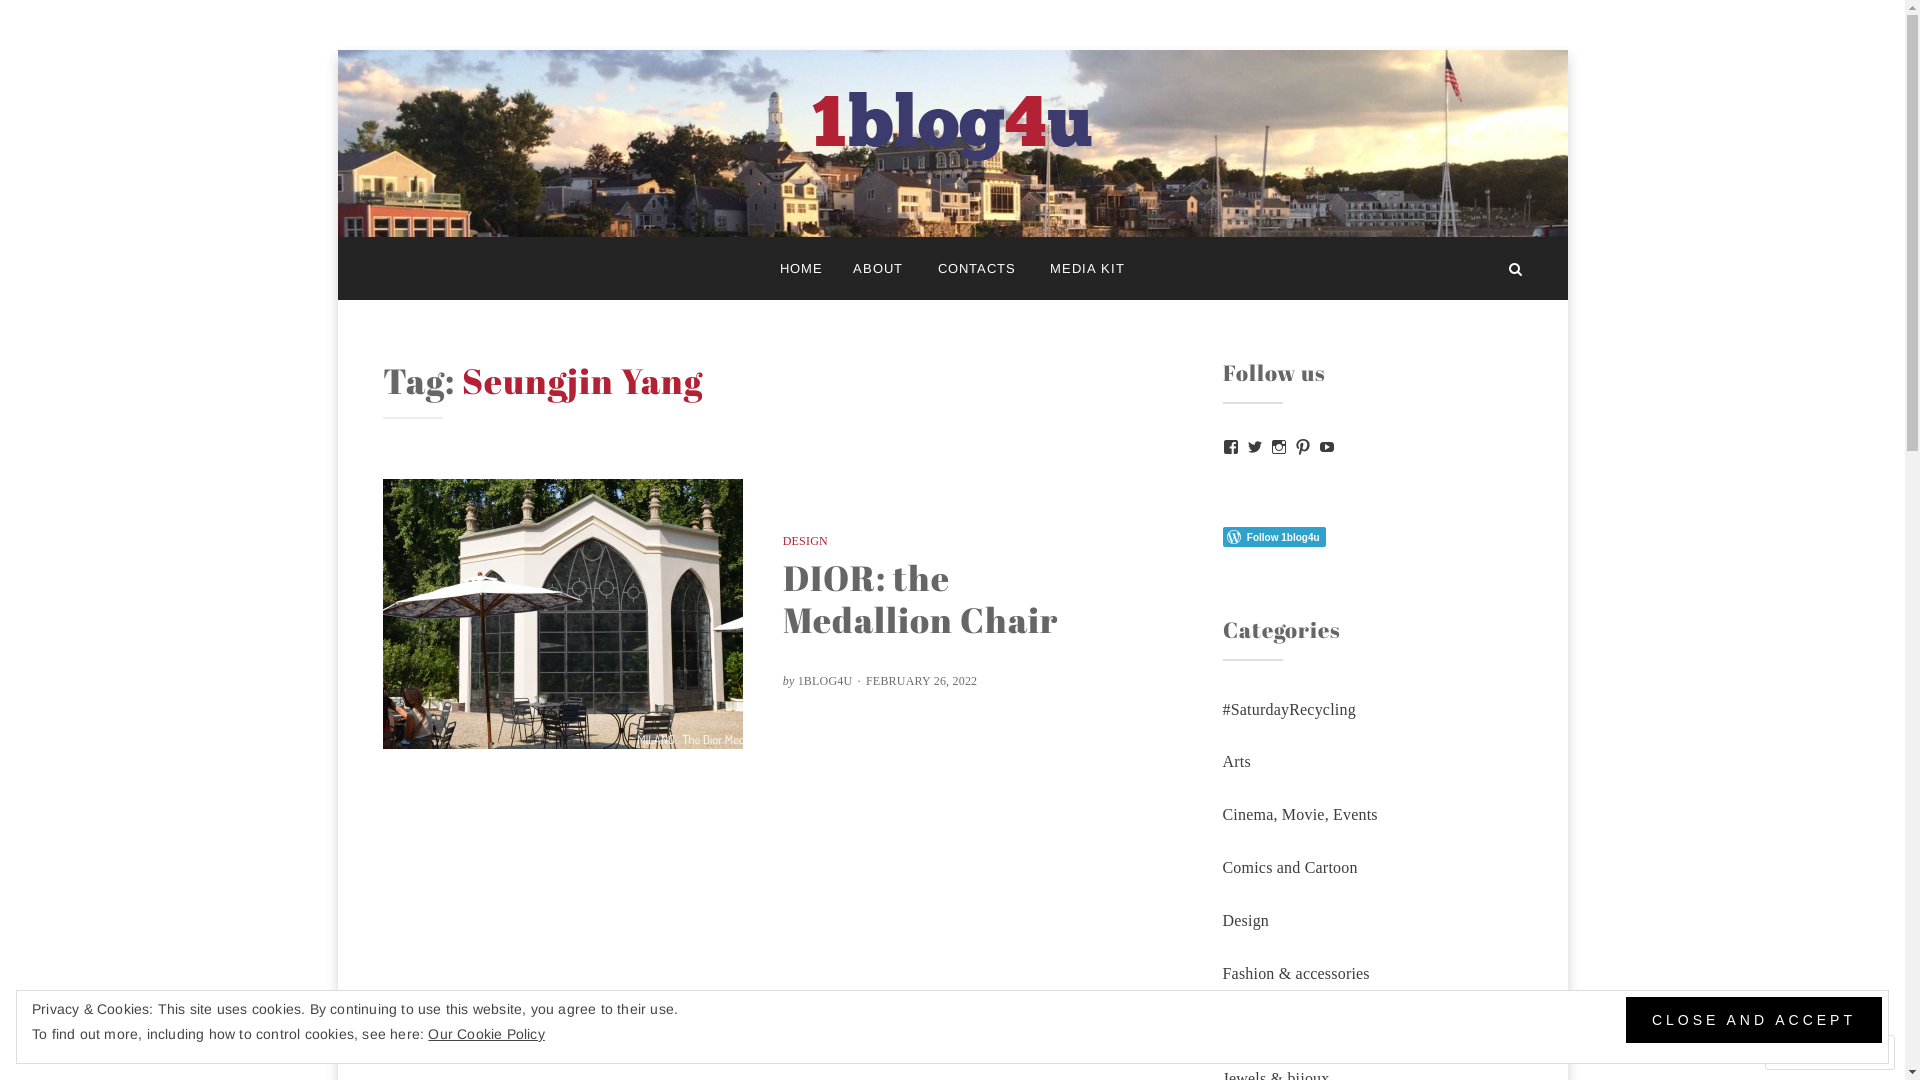 Image resolution: width=1920 pixels, height=1080 pixels. What do you see at coordinates (801, 267) in the screenshot?
I see `'HOME'` at bounding box center [801, 267].